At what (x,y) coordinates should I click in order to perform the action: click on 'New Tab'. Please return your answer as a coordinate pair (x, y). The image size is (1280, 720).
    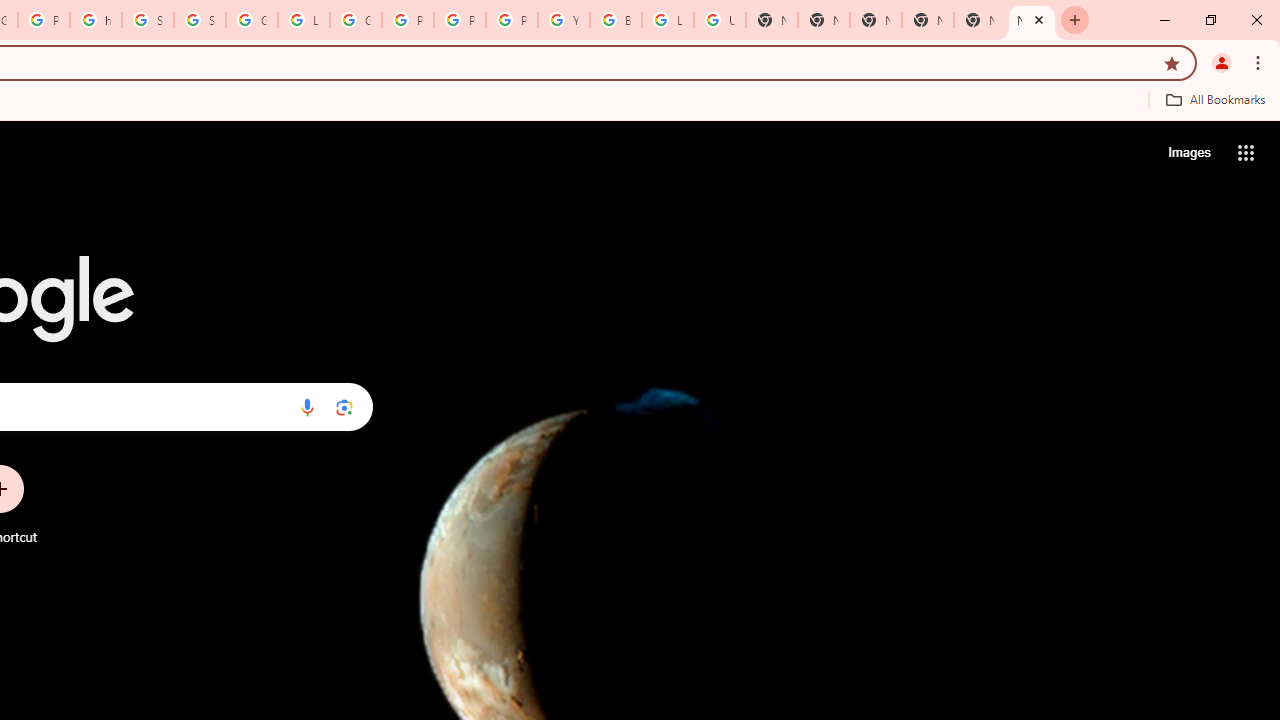
    Looking at the image, I should click on (1032, 20).